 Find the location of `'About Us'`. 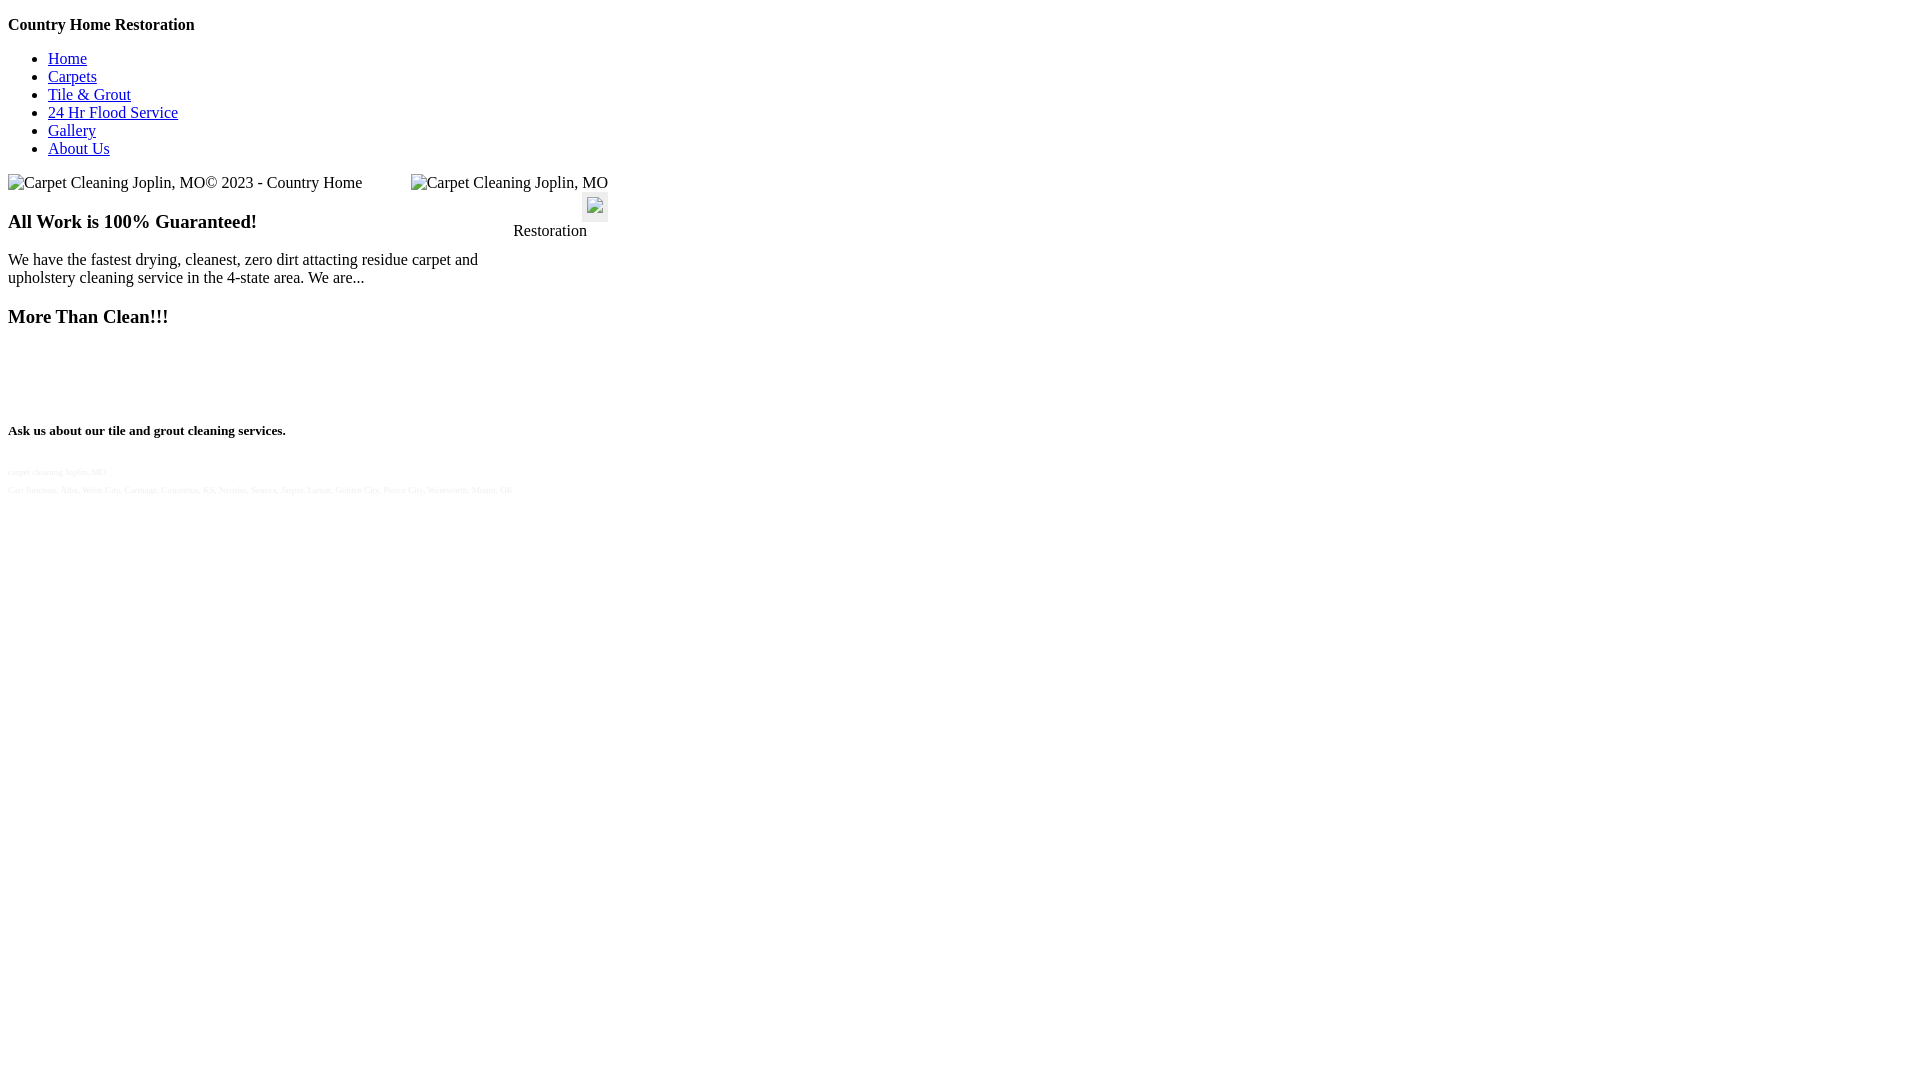

'About Us' is located at coordinates (78, 147).